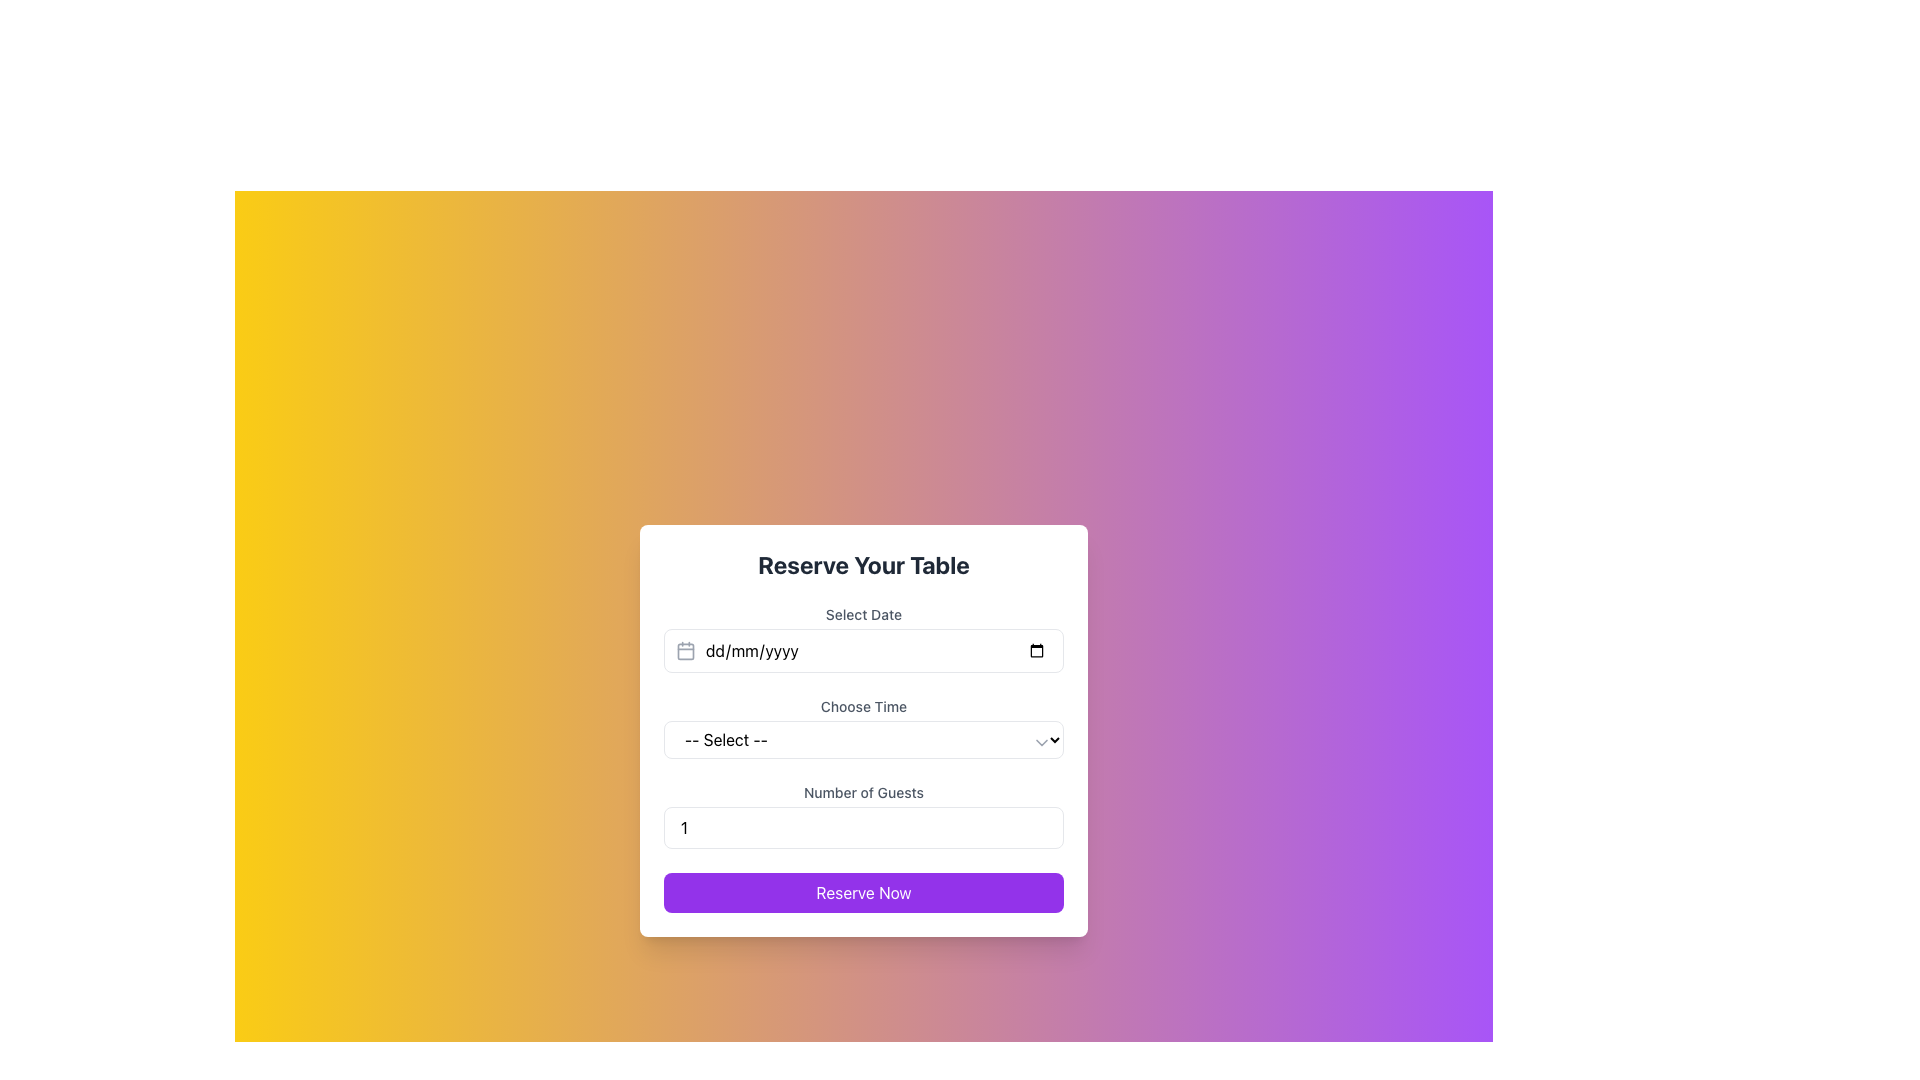 This screenshot has height=1080, width=1920. I want to click on the downward-pointing chevron icon located at the far right end of the '-- Select --' dropdown menu in the 'Choose Time' section to provide visual feedback, so click(1040, 743).